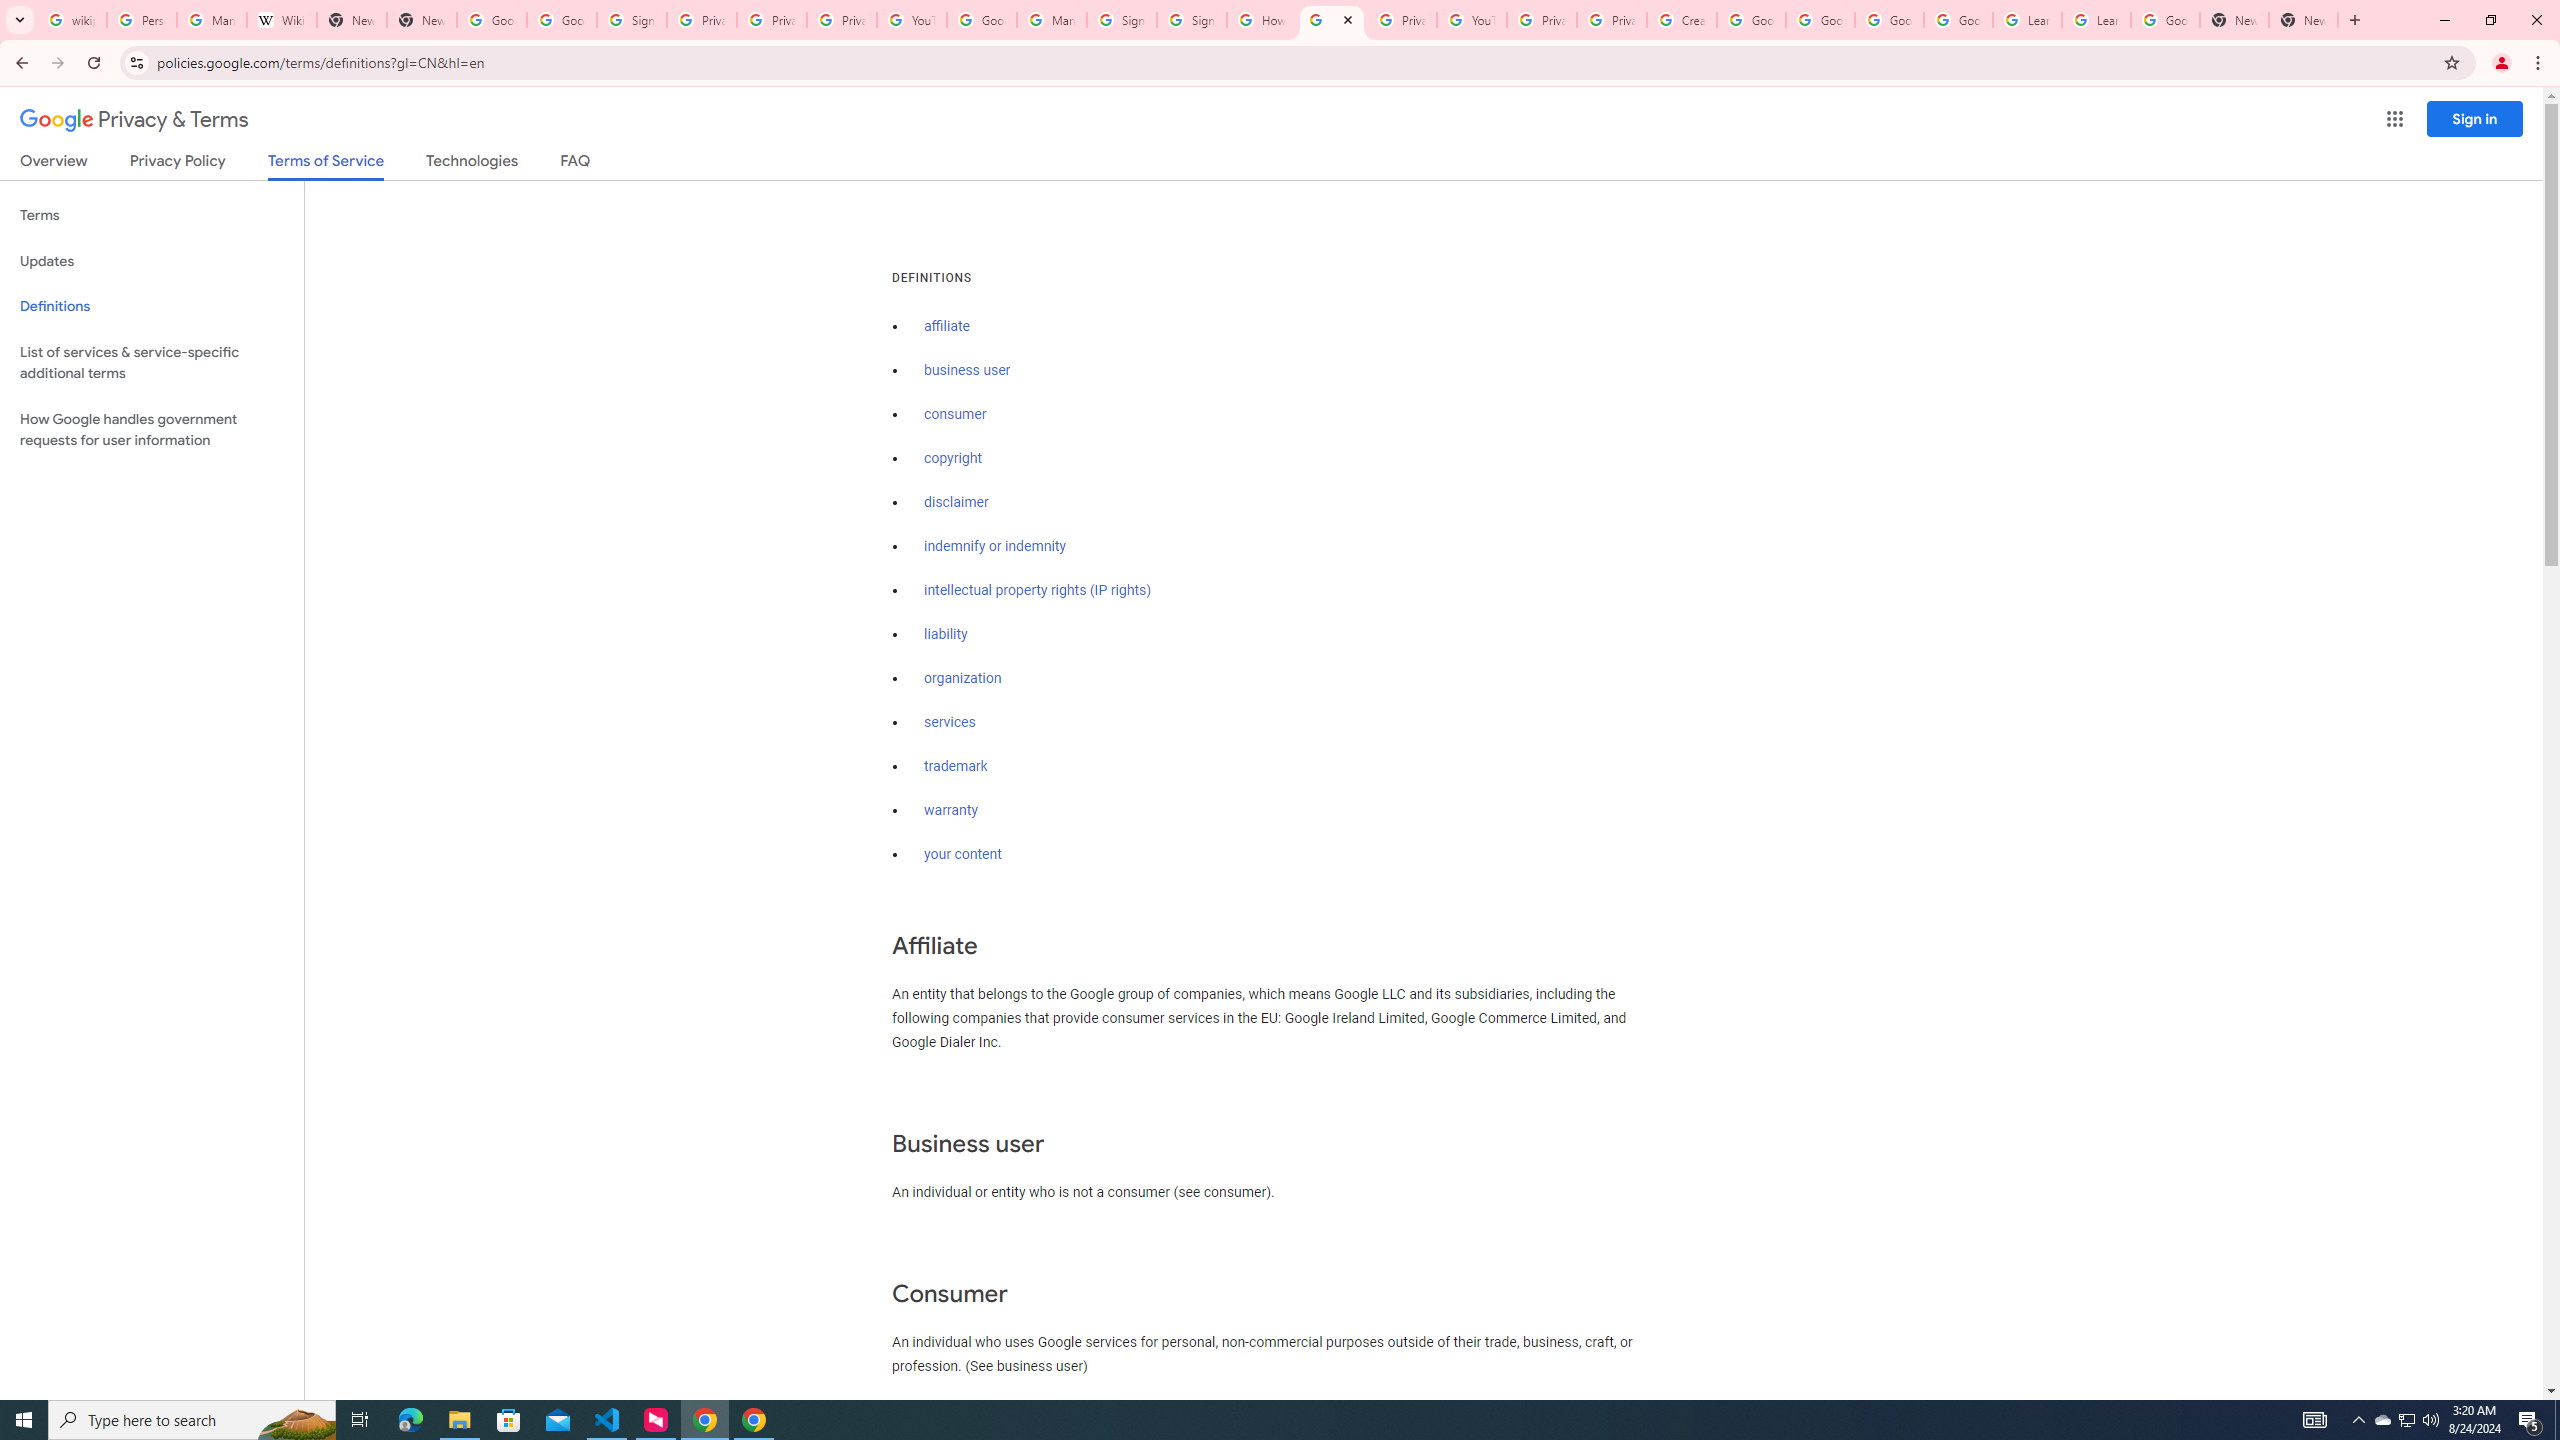 The height and width of the screenshot is (1440, 2560). I want to click on 'organization', so click(962, 677).